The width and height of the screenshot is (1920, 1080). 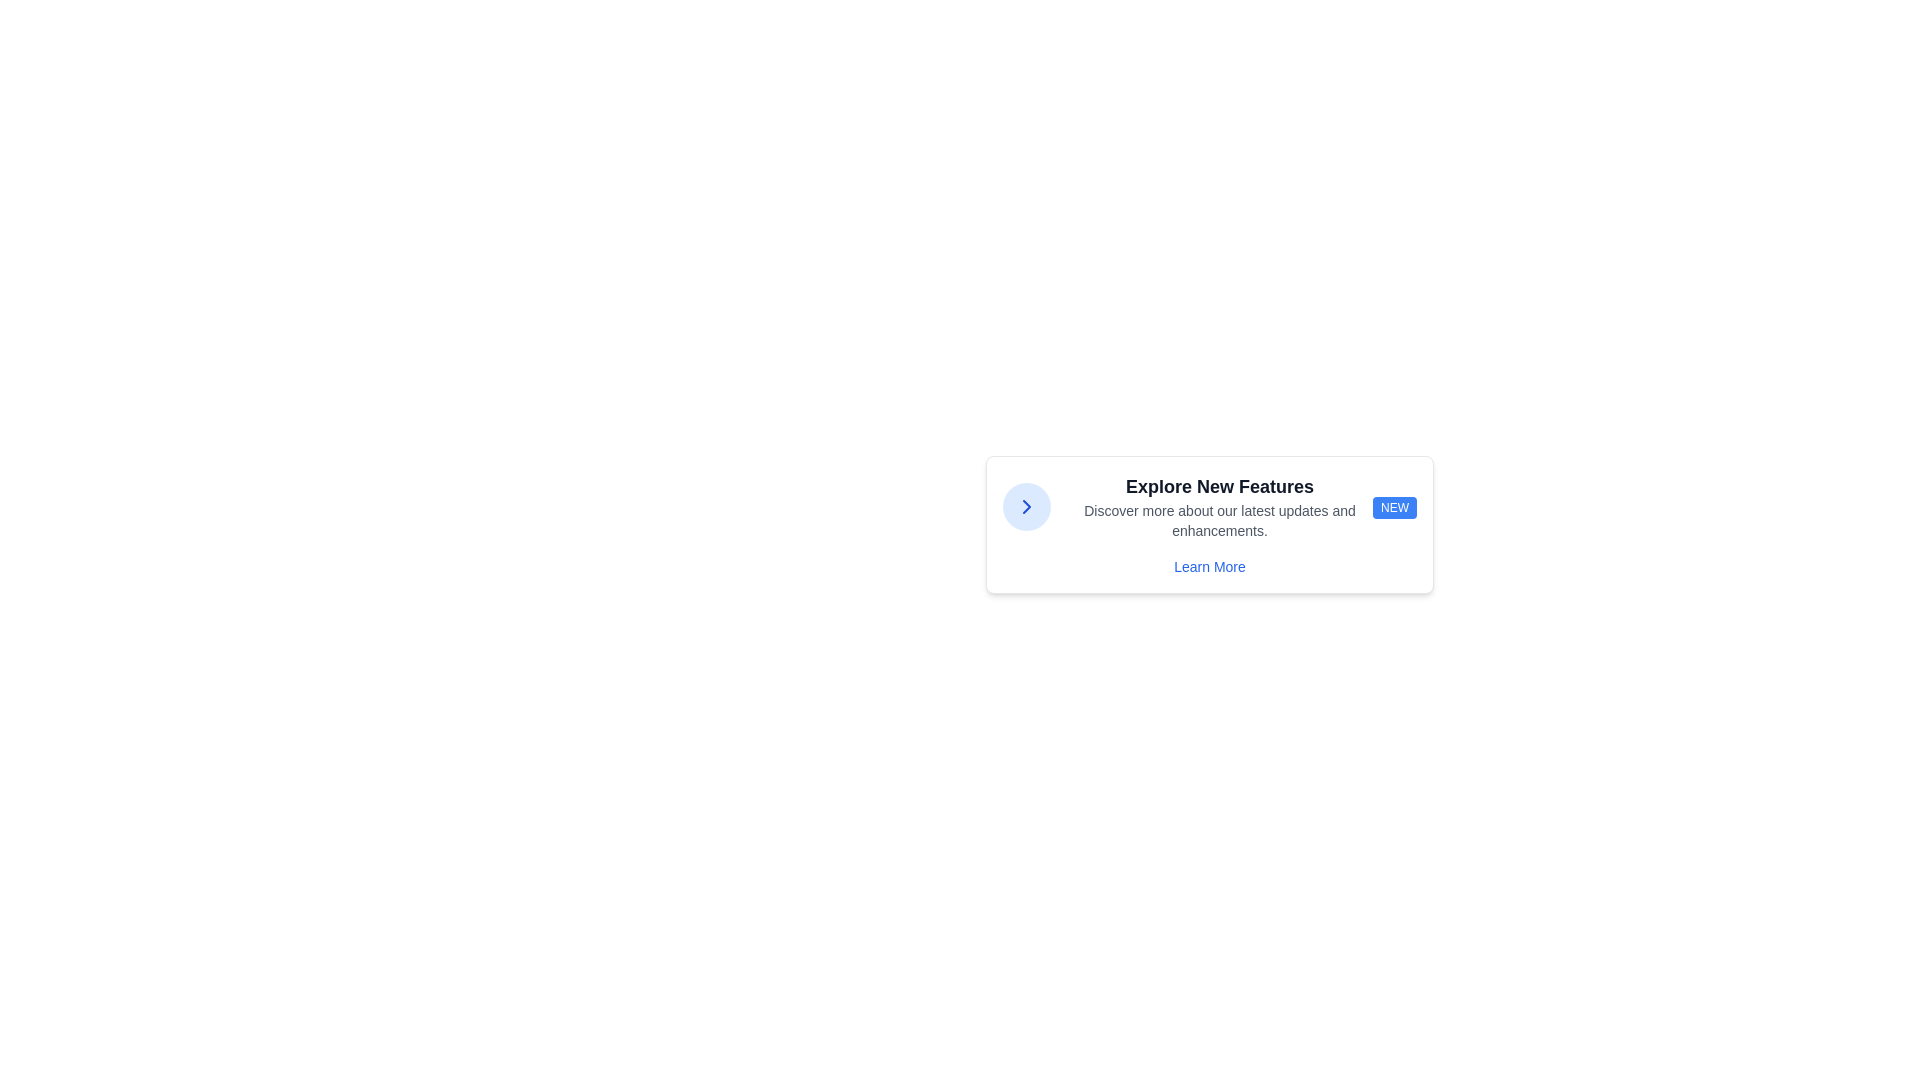 I want to click on the rightward-pointing chevron arrow icon with a blue outline, located within a circular blue button on the left side of the 'Explore New Features' notification card, so click(x=1027, y=505).